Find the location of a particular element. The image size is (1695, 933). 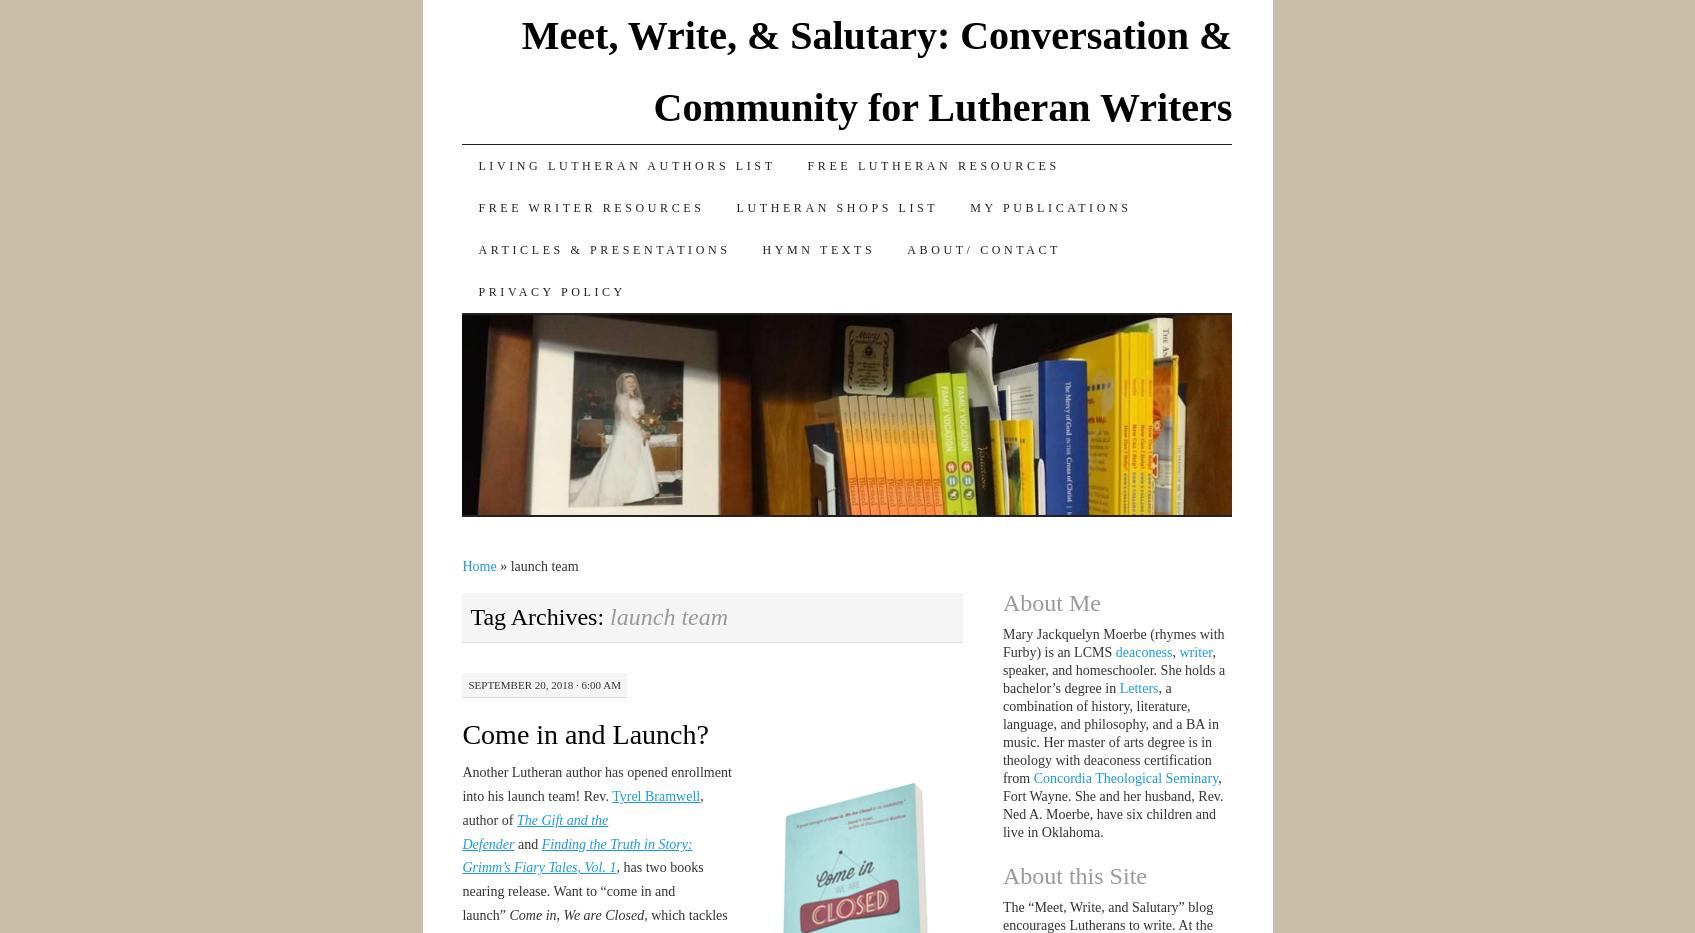

'The Gift and the Defender' is located at coordinates (534, 830).